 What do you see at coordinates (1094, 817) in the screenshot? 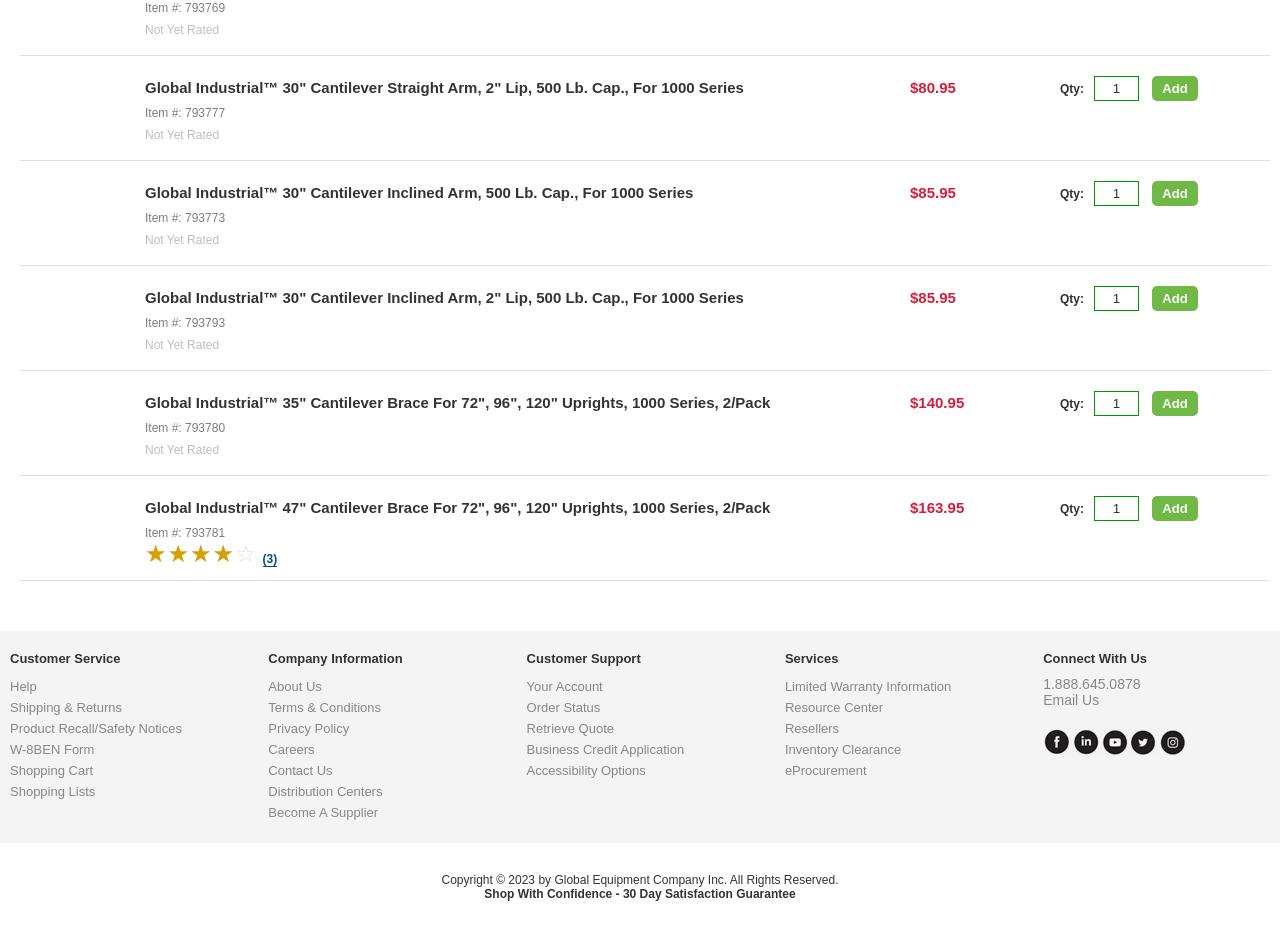
I see `'Connect With Us'` at bounding box center [1094, 817].